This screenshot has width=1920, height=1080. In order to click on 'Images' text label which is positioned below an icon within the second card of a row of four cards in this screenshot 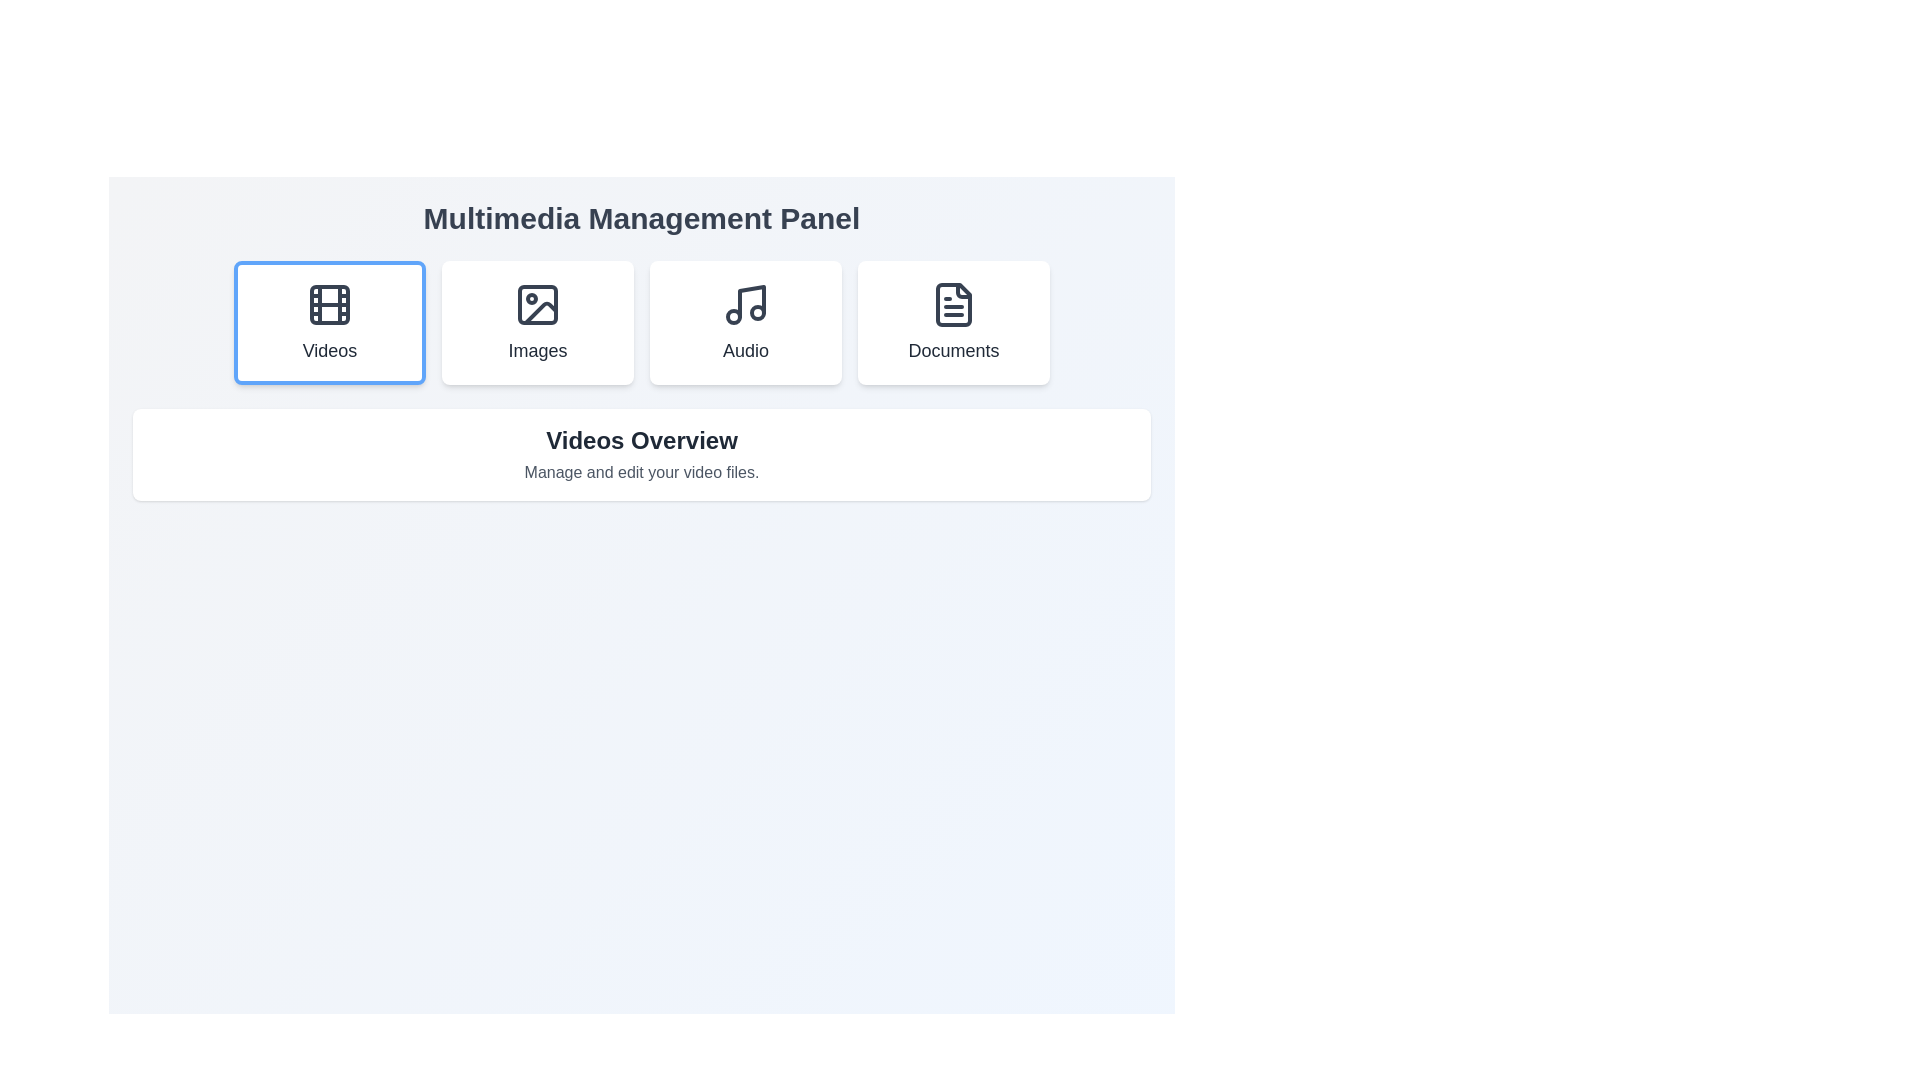, I will do `click(537, 350)`.